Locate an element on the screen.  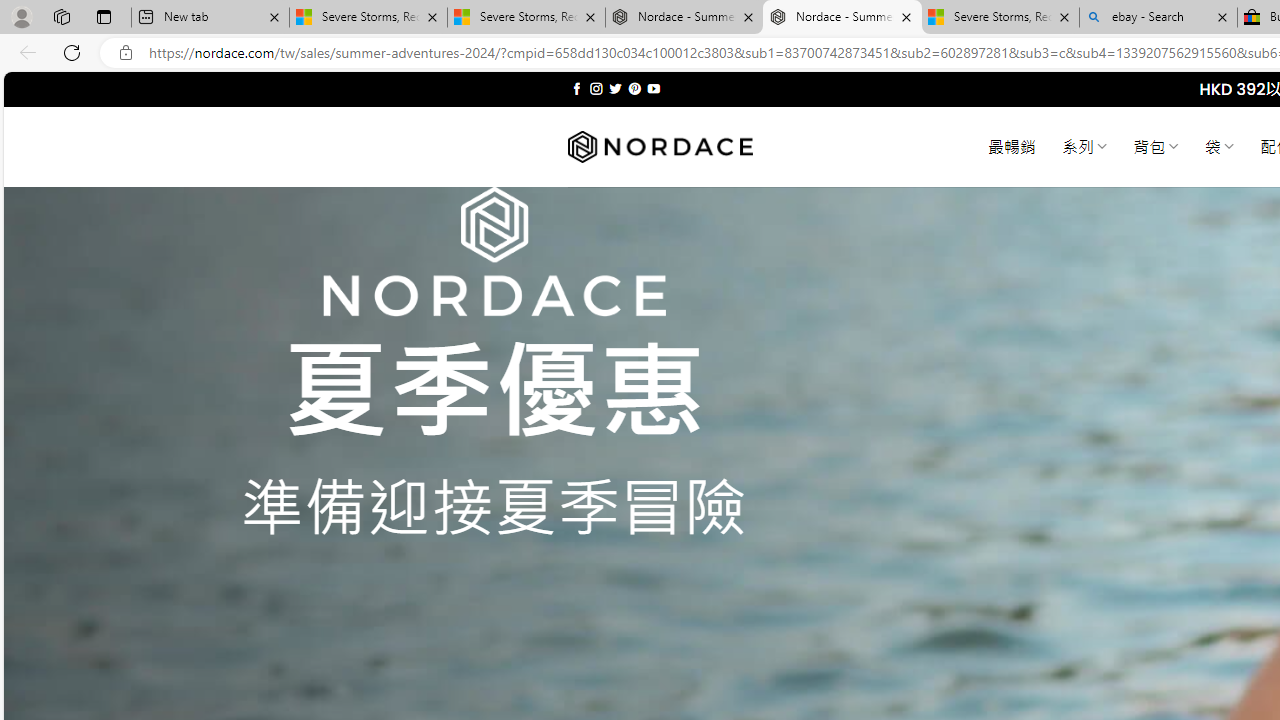
'Follow on Pinterest' is located at coordinates (633, 88).